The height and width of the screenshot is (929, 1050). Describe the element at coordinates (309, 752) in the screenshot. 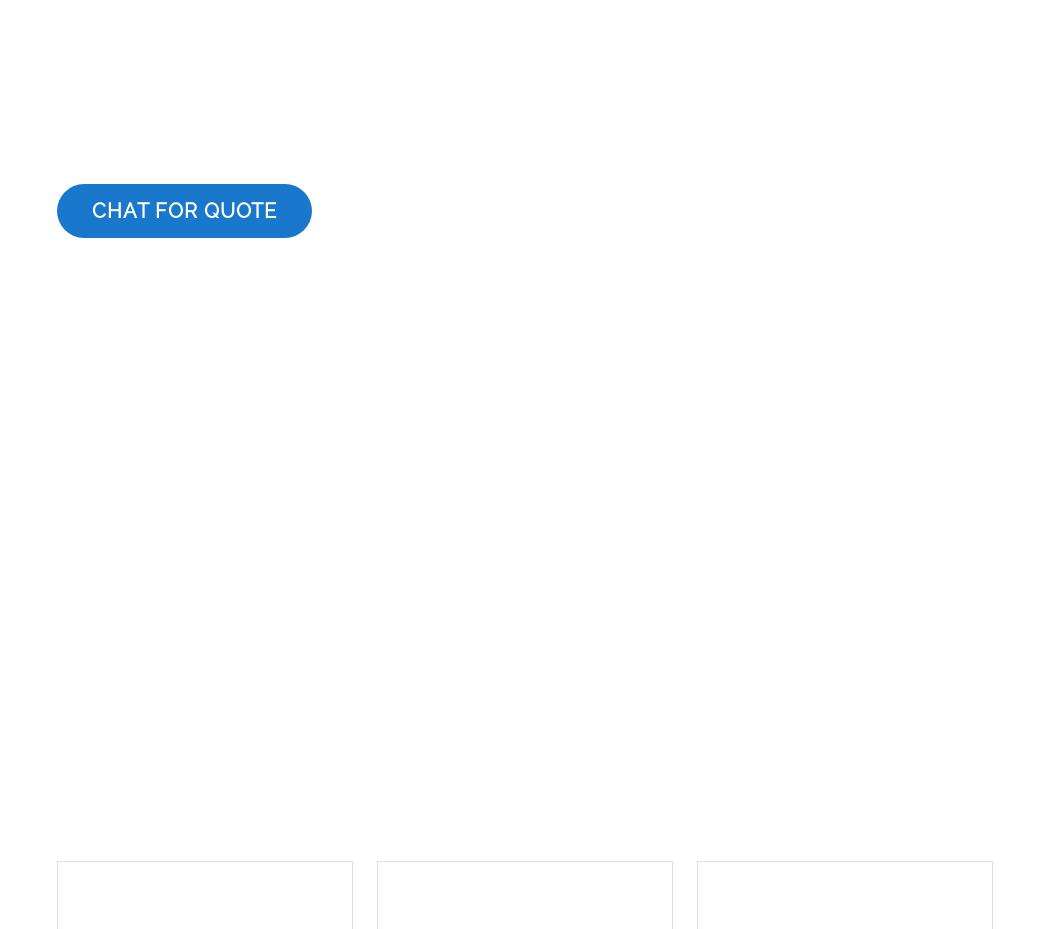

I see `'Terms and Conditions'` at that location.